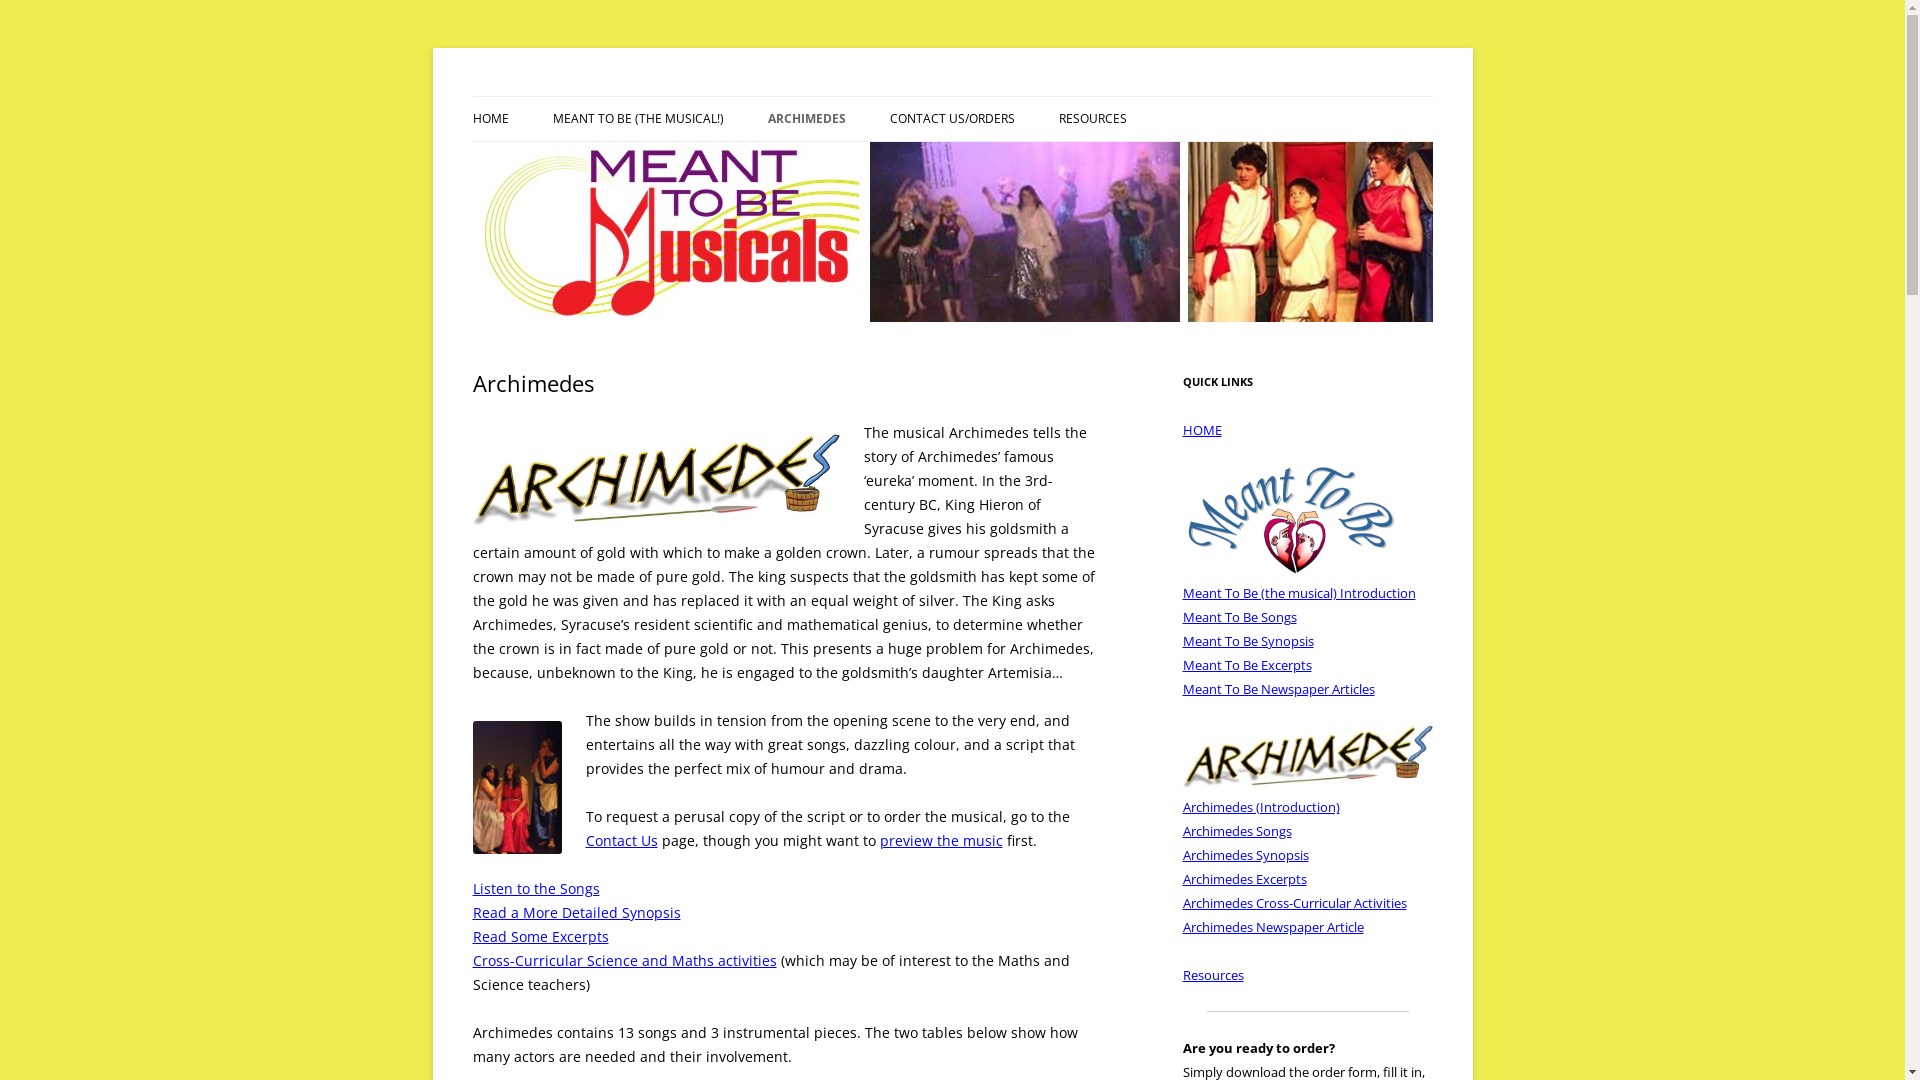  I want to click on 'MEANT TO BE (THE MUSICAL!)', so click(652, 160).